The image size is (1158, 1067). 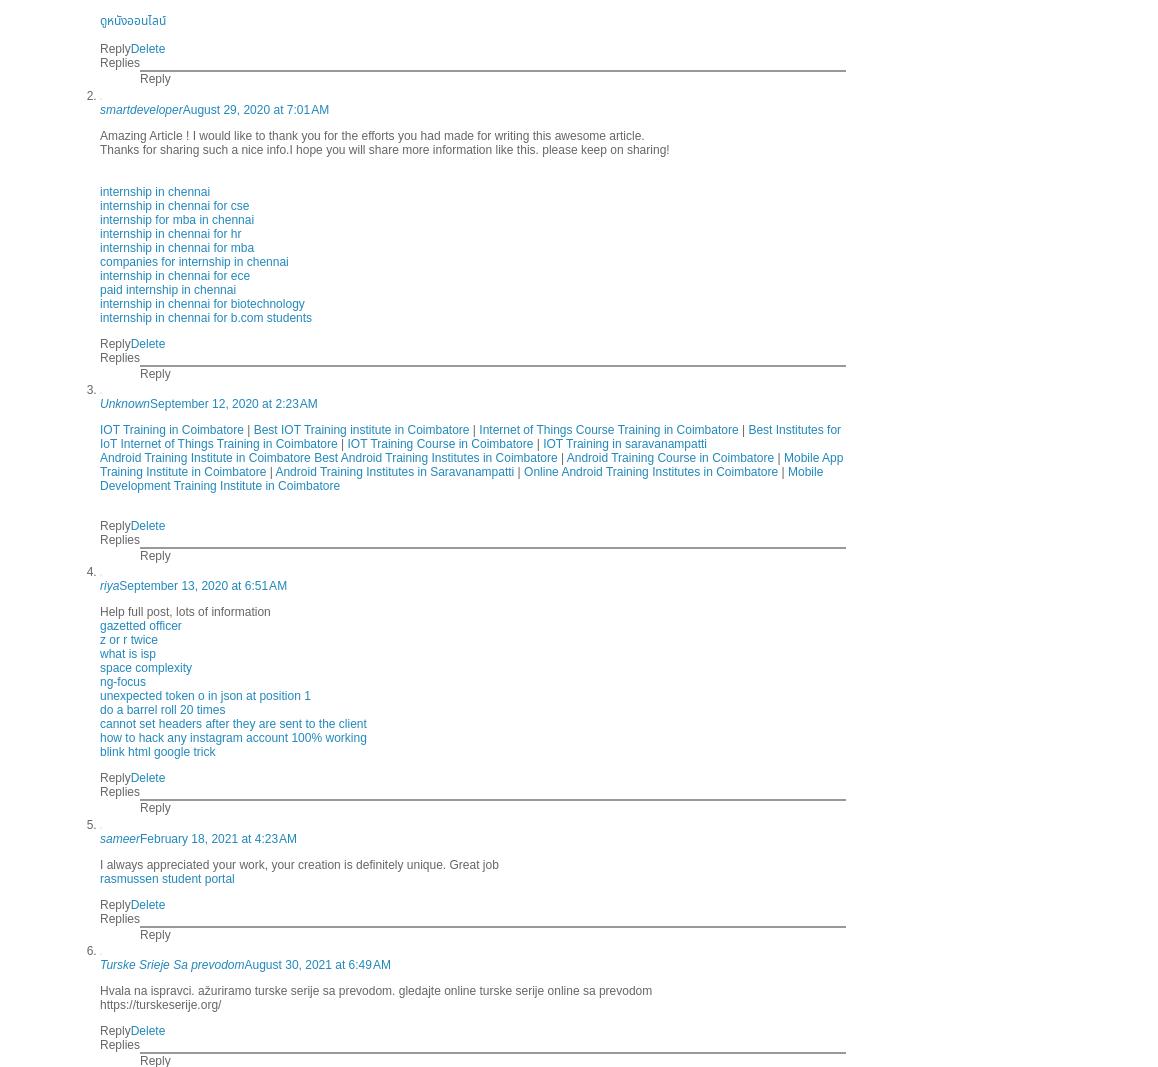 What do you see at coordinates (126, 653) in the screenshot?
I see `'what is isp'` at bounding box center [126, 653].